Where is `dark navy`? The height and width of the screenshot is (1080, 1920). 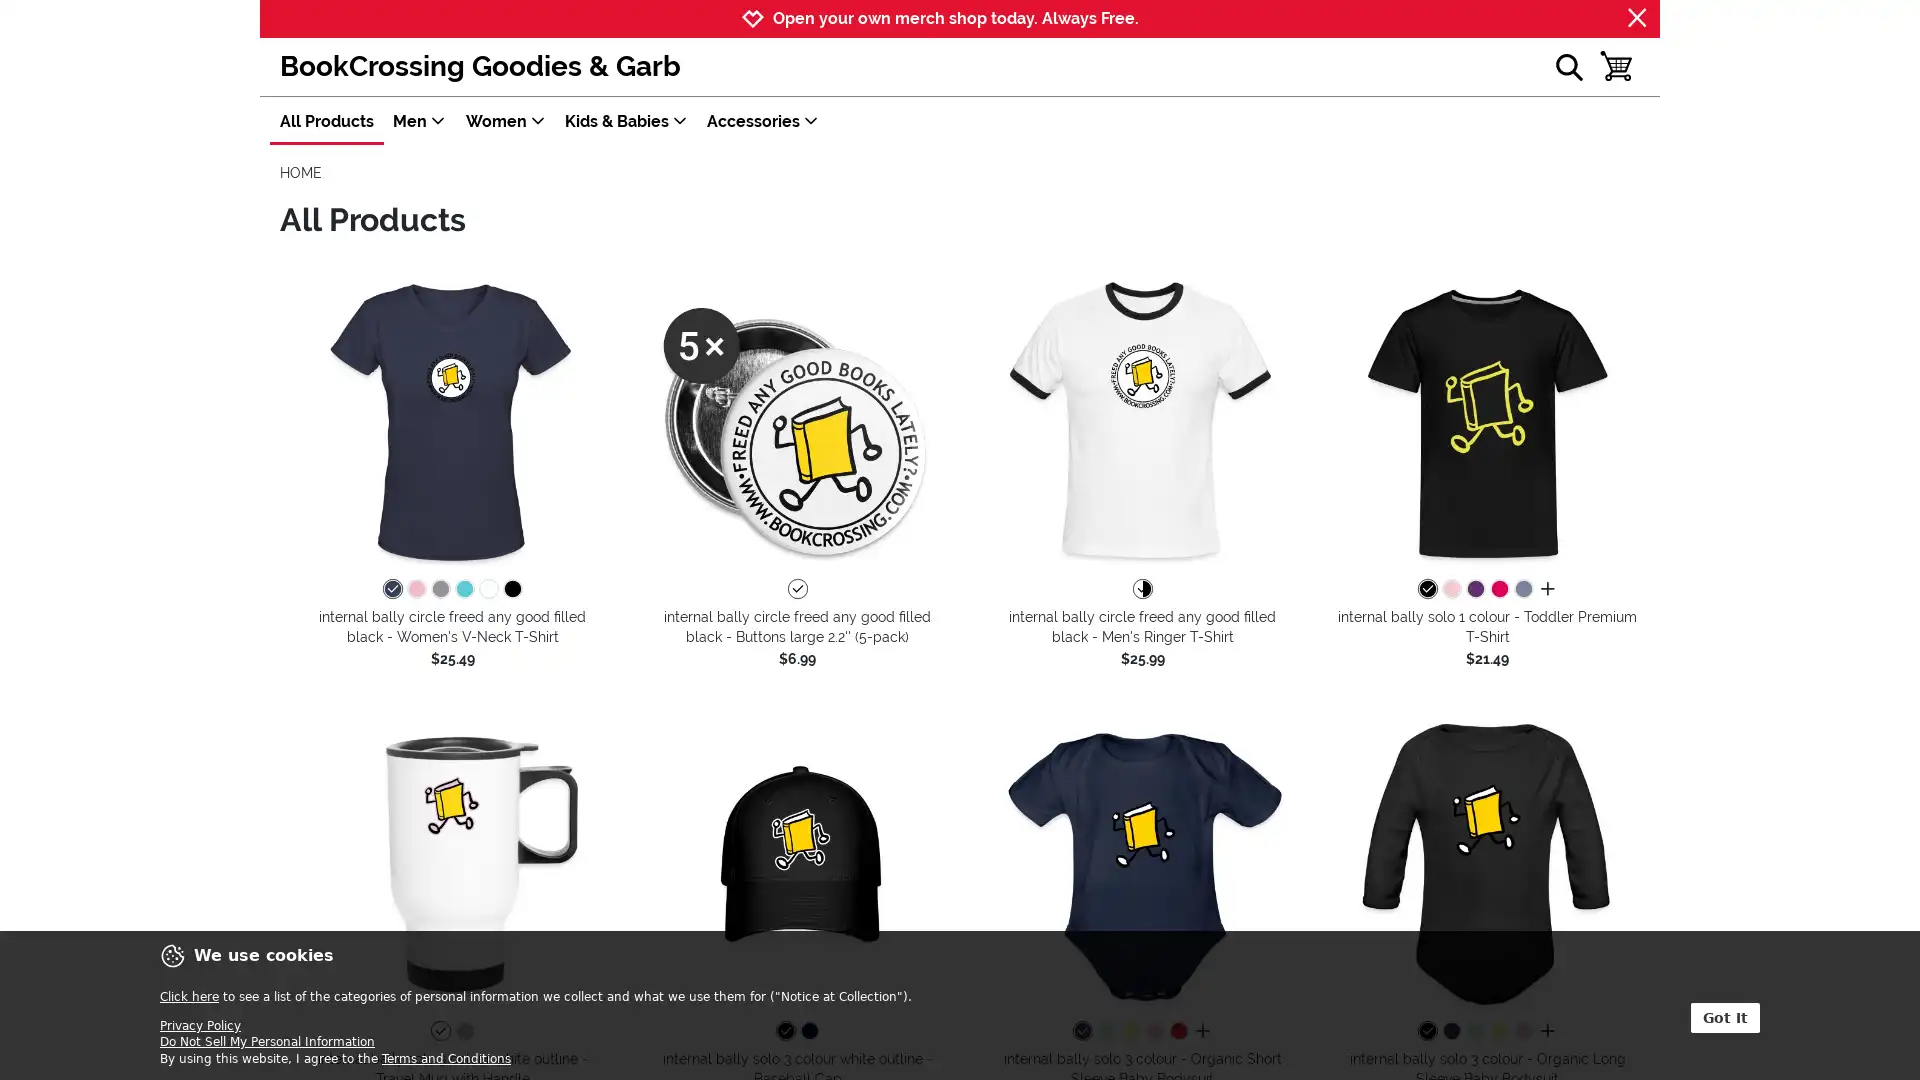 dark navy is located at coordinates (1080, 1032).